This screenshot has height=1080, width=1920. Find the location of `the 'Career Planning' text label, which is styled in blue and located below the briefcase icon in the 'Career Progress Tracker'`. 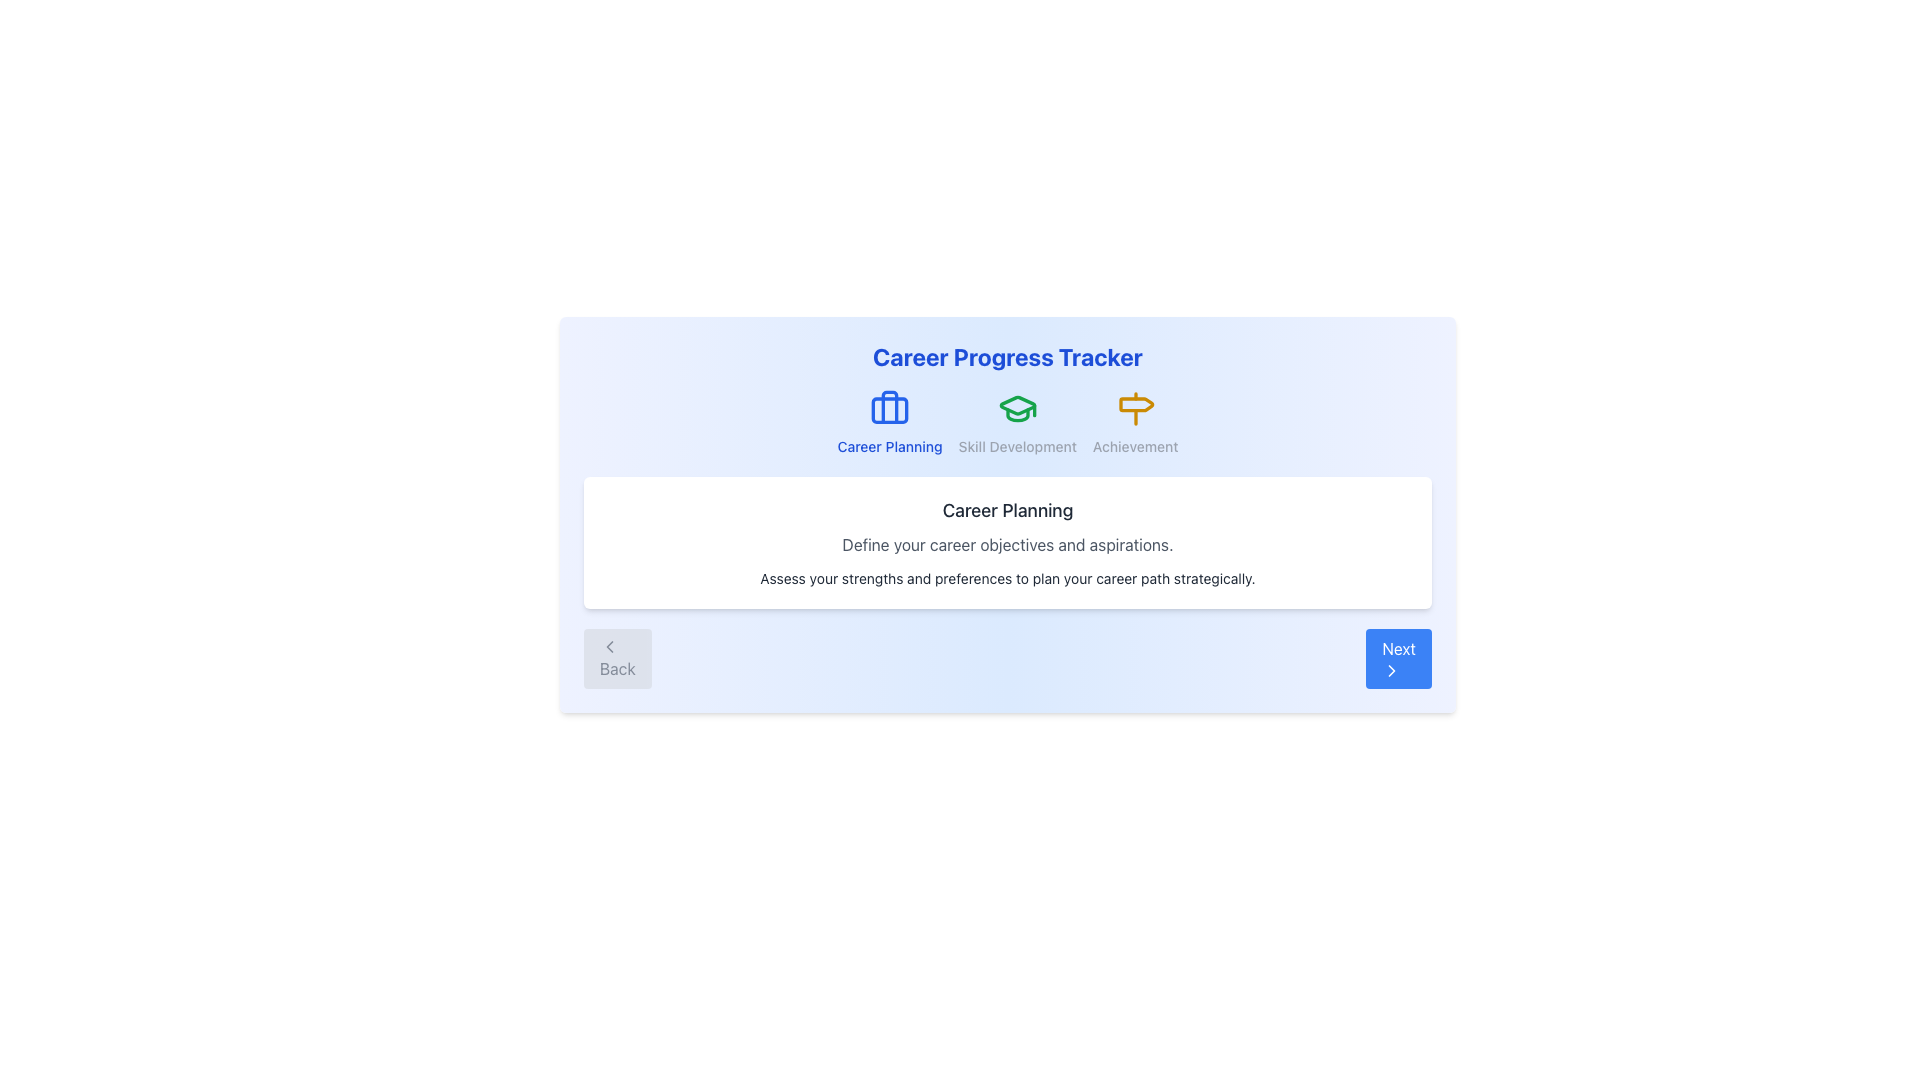

the 'Career Planning' text label, which is styled in blue and located below the briefcase icon in the 'Career Progress Tracker' is located at coordinates (888, 446).